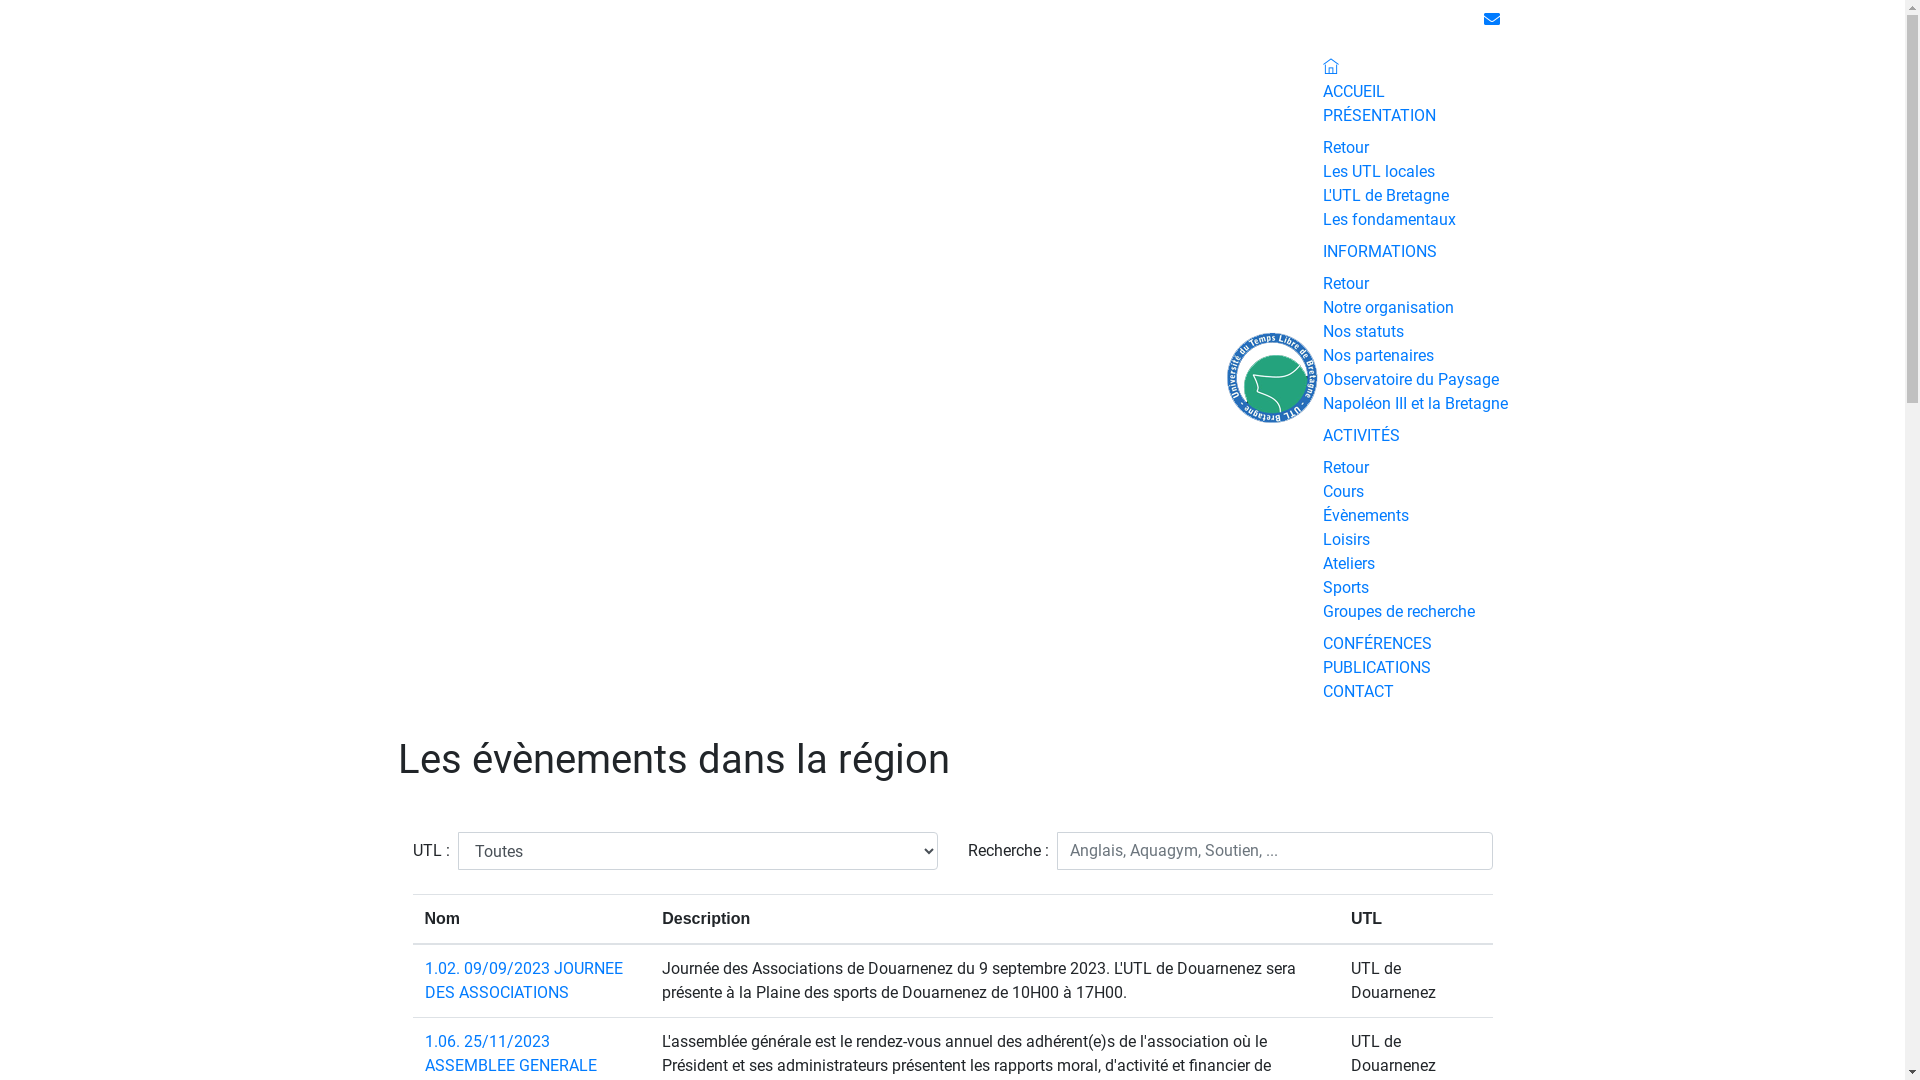  I want to click on 'ACCUEIL', so click(1353, 91).